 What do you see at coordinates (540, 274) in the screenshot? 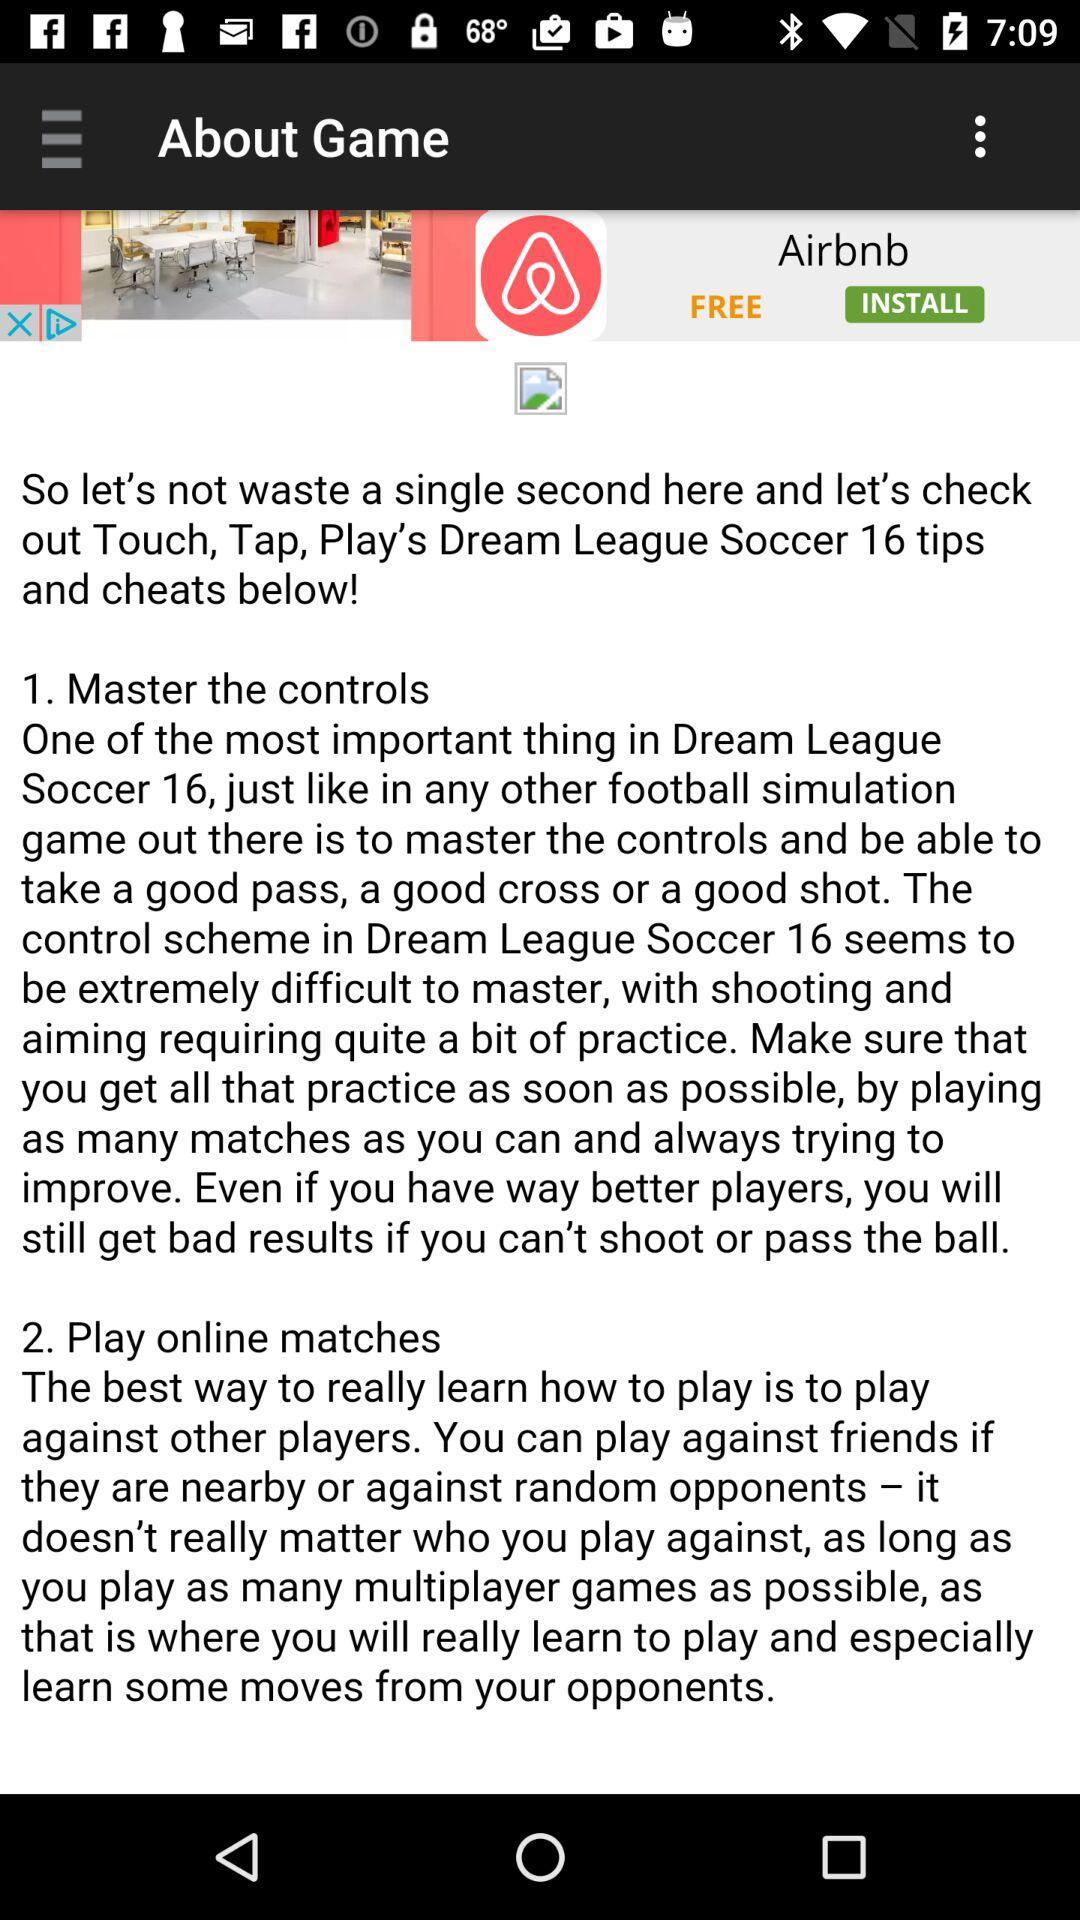
I see `open advertisement` at bounding box center [540, 274].